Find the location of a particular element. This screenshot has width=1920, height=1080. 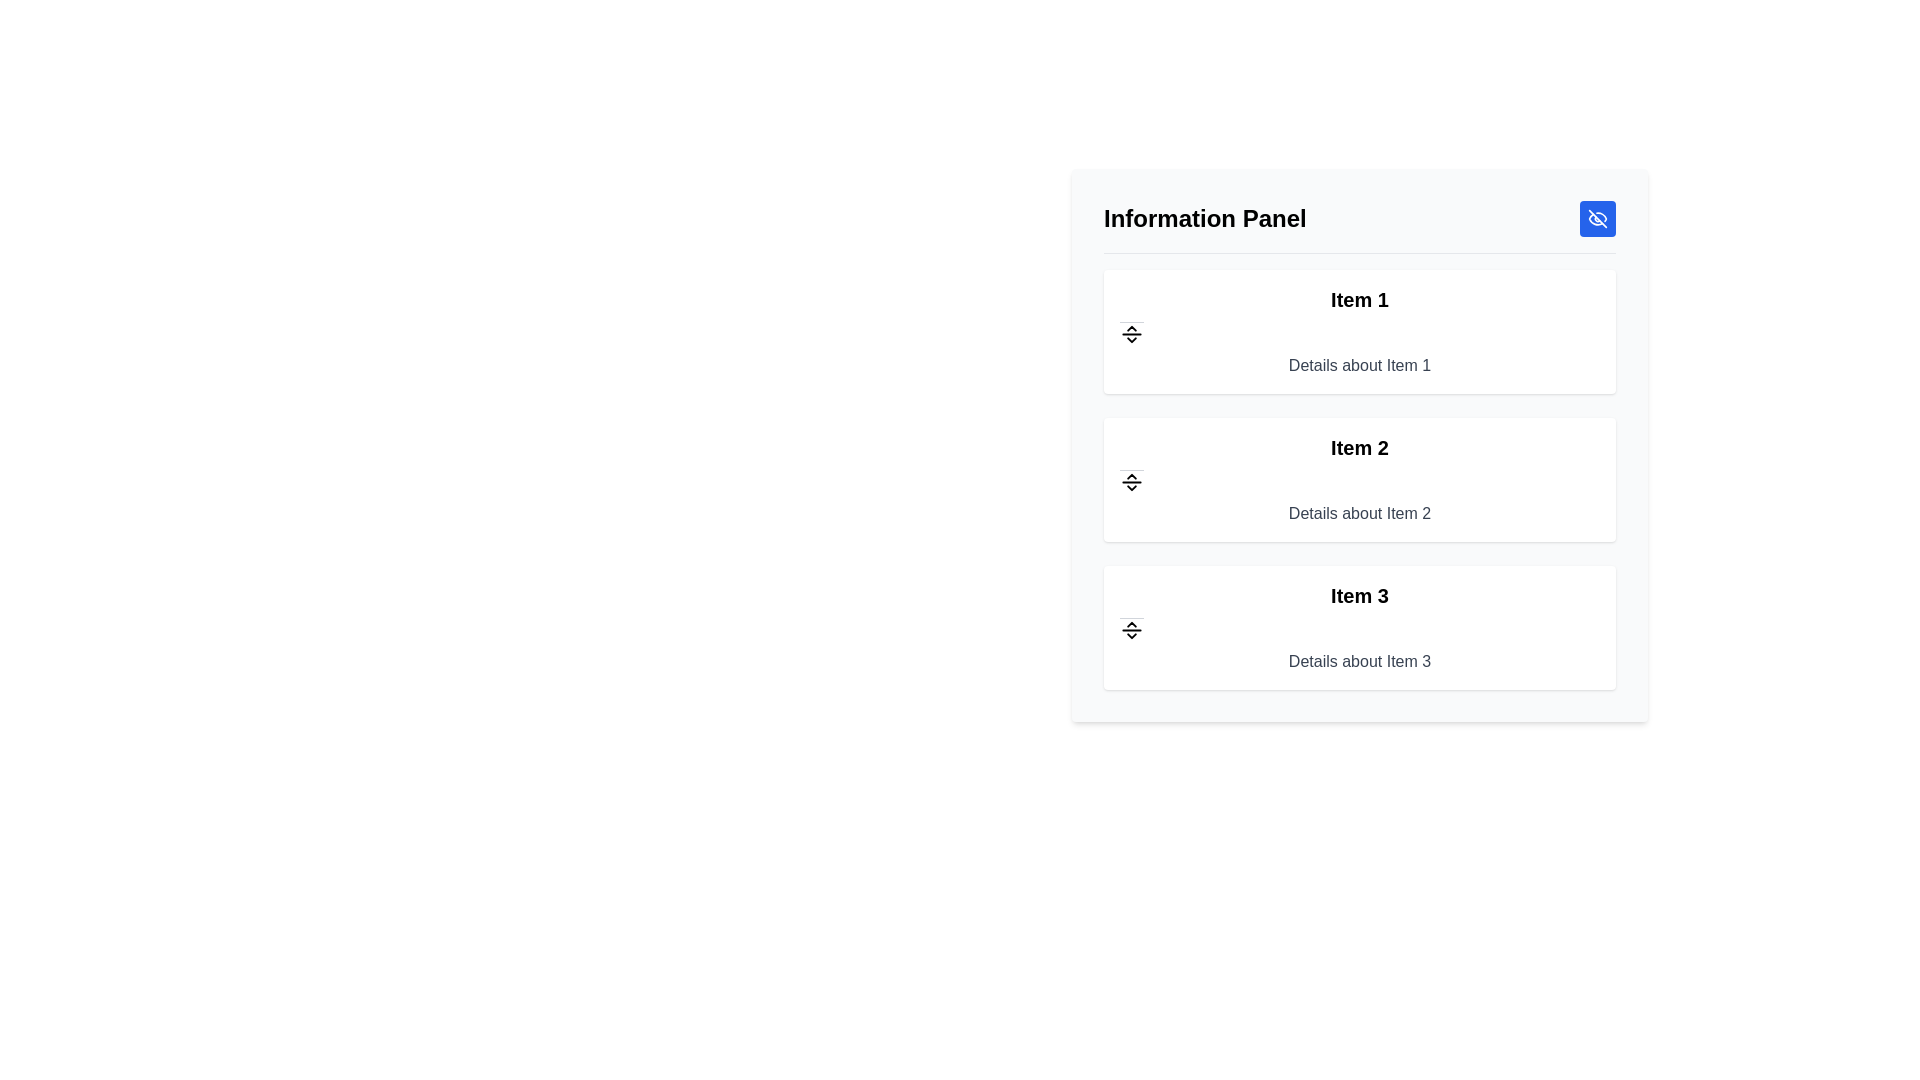

the second item in the 'Information Panel' list is located at coordinates (1359, 479).